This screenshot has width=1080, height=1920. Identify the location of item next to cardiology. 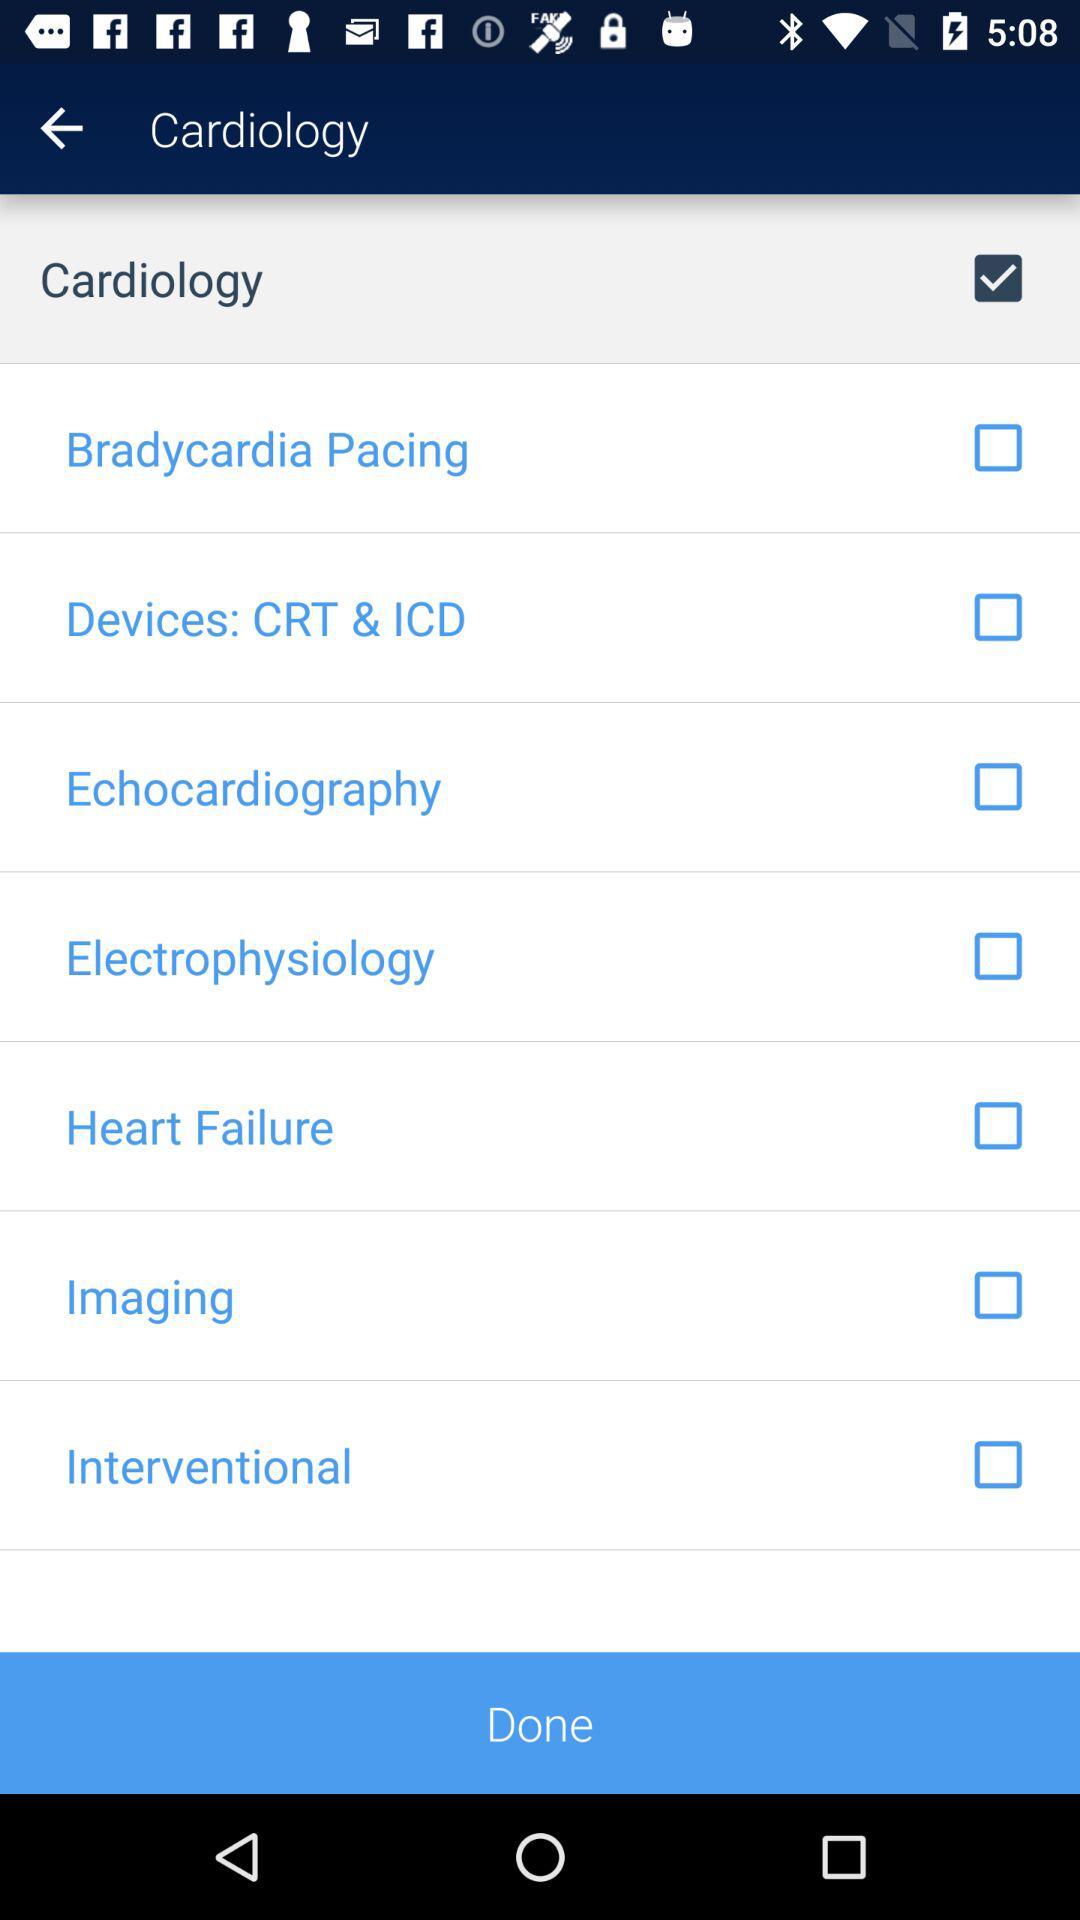
(1052, 127).